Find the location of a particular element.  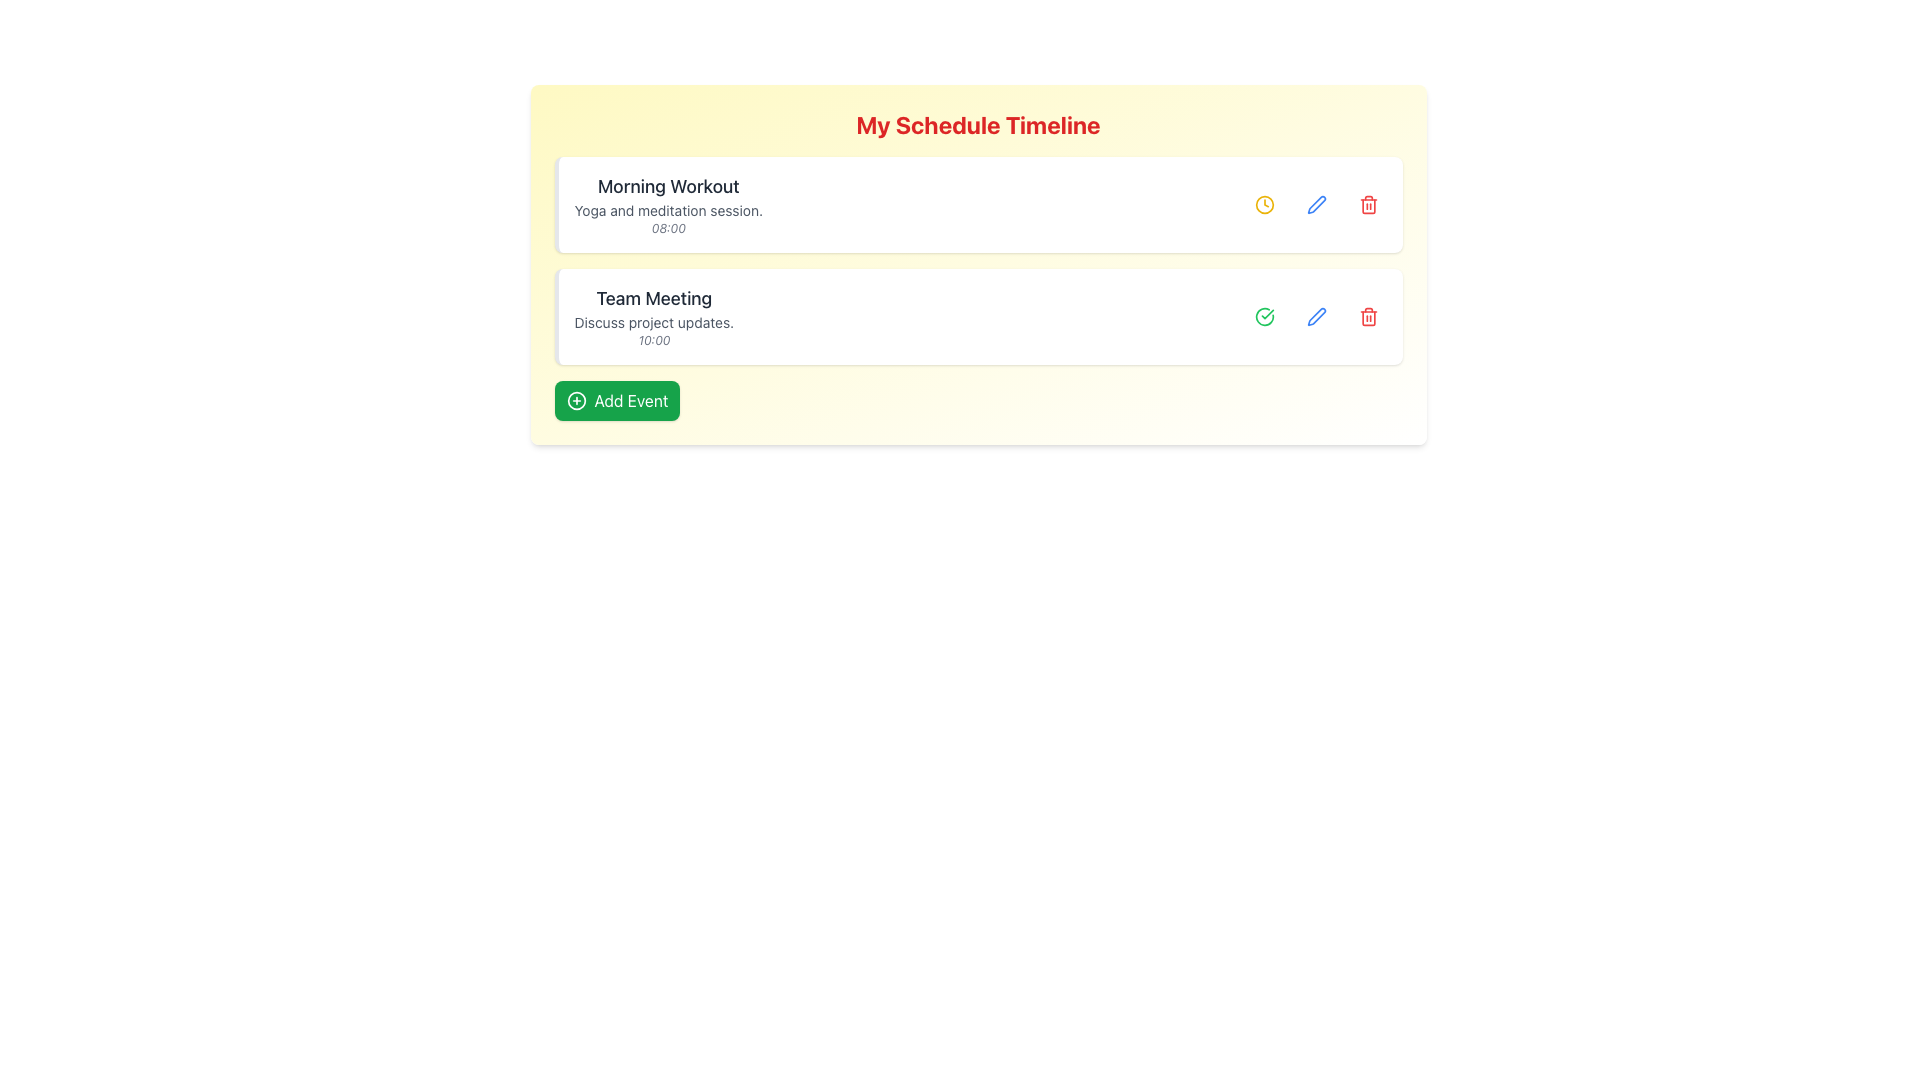

contents of the textual display box that shows information about the scheduled event, located between the 'Morning Workout' entry and the 'Add Event' button in the timeline is located at coordinates (654, 315).